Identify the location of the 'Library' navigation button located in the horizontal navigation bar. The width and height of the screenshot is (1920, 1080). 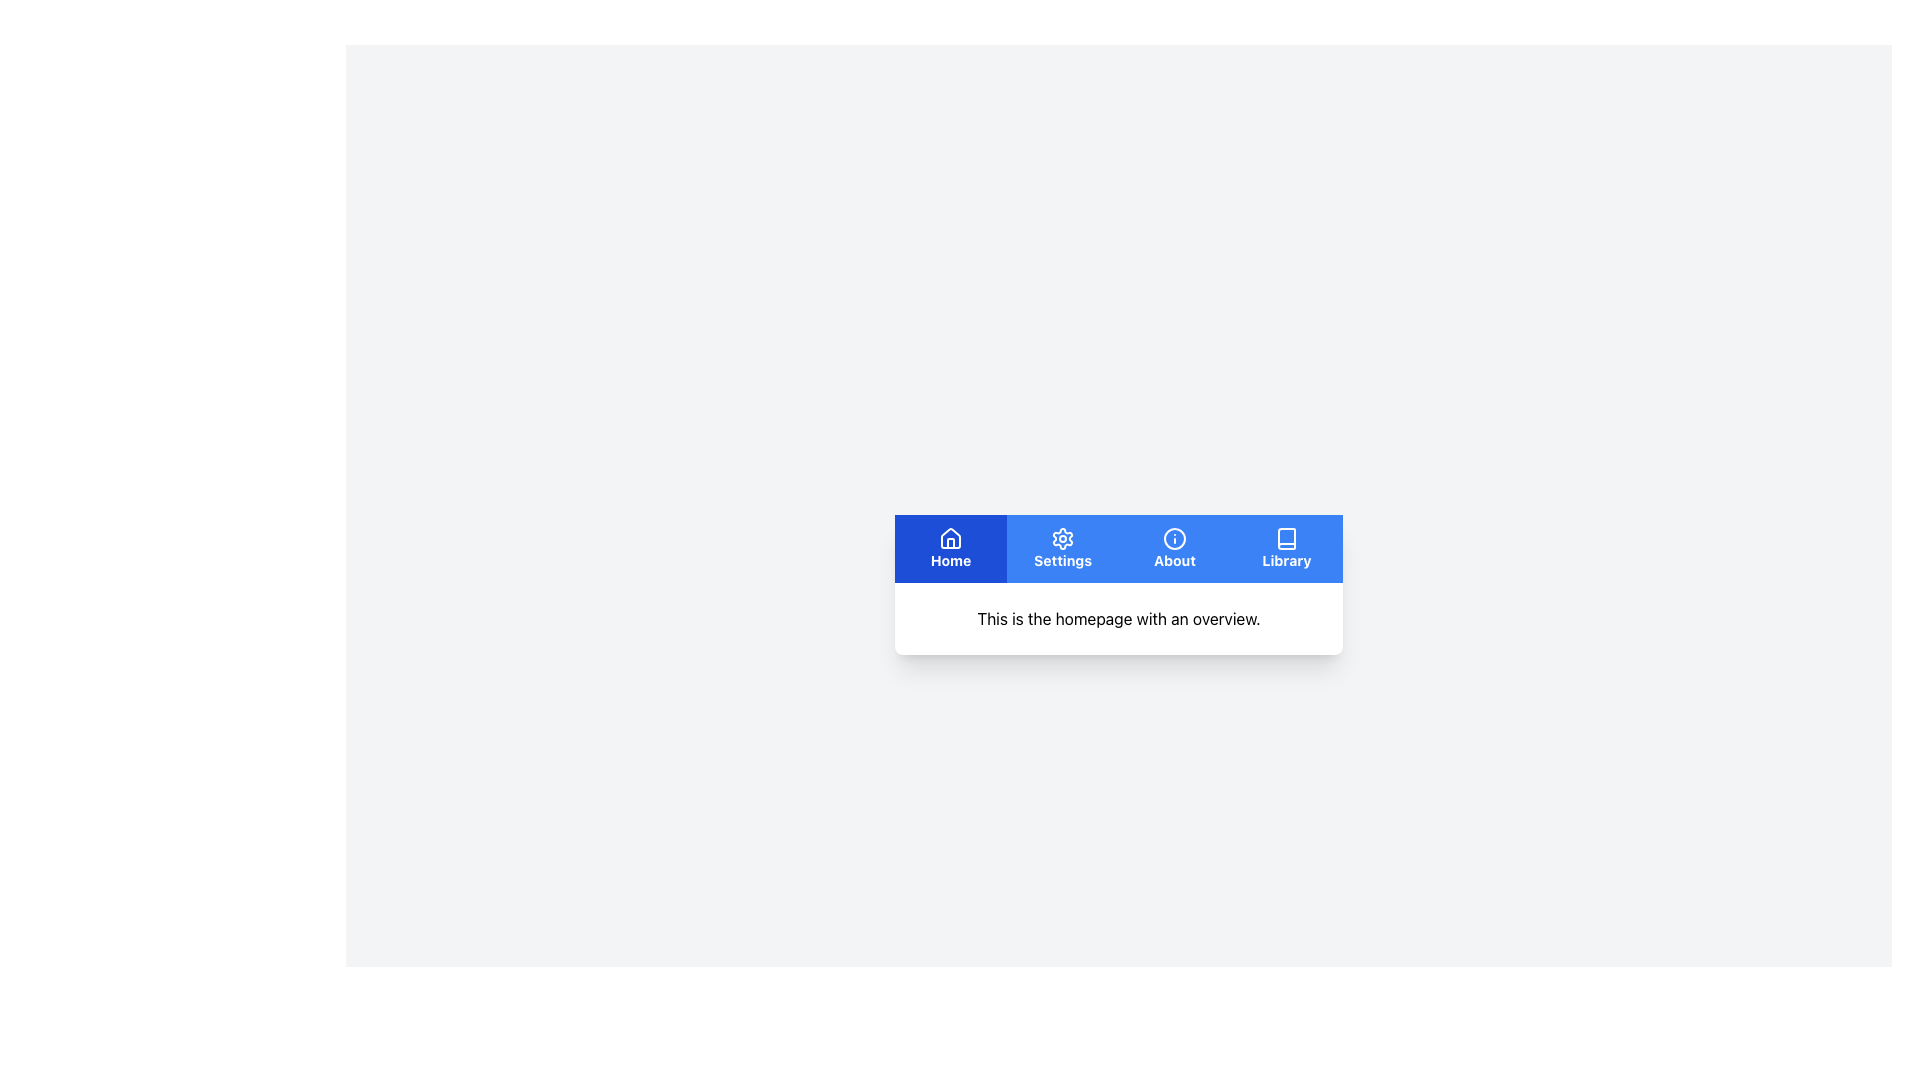
(1286, 548).